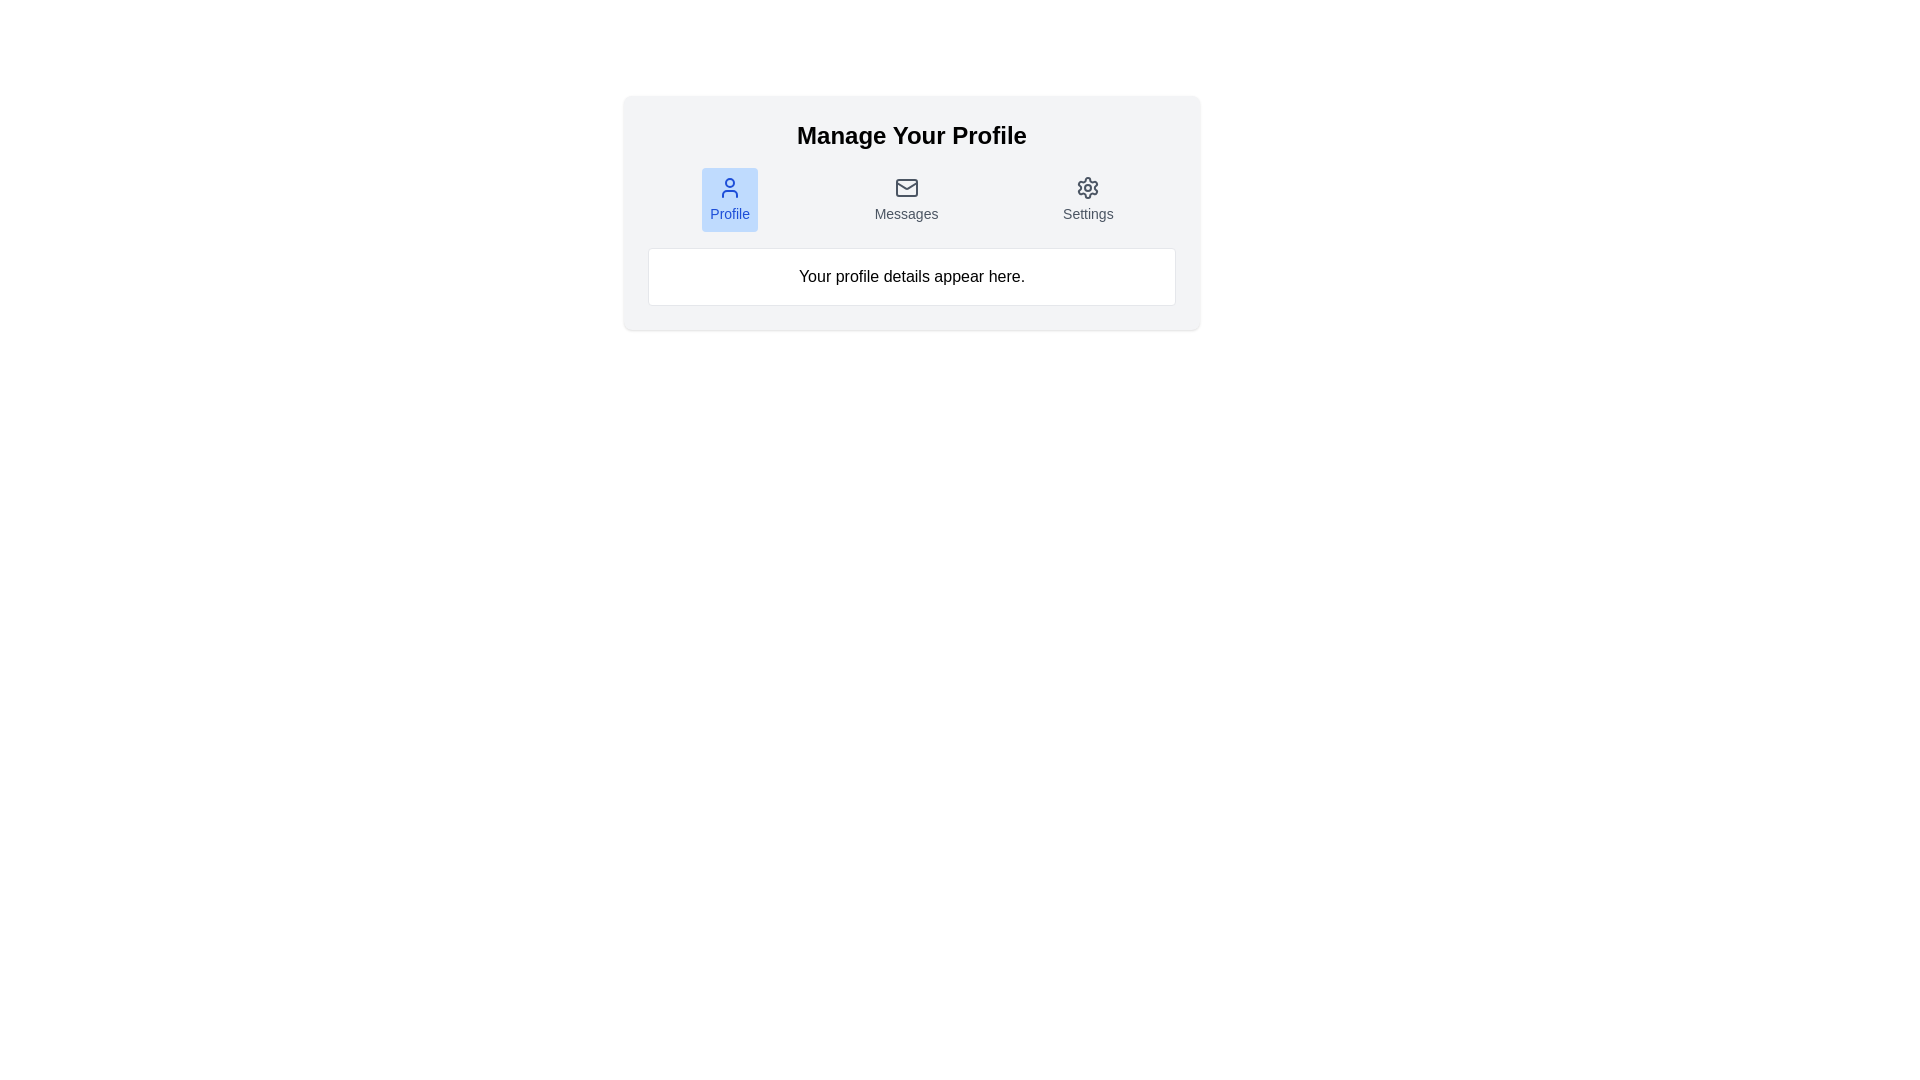 Image resolution: width=1920 pixels, height=1080 pixels. What do you see at coordinates (905, 200) in the screenshot?
I see `the navigation button for Messages, which is the second option in a horizontal group between Profile and Settings` at bounding box center [905, 200].